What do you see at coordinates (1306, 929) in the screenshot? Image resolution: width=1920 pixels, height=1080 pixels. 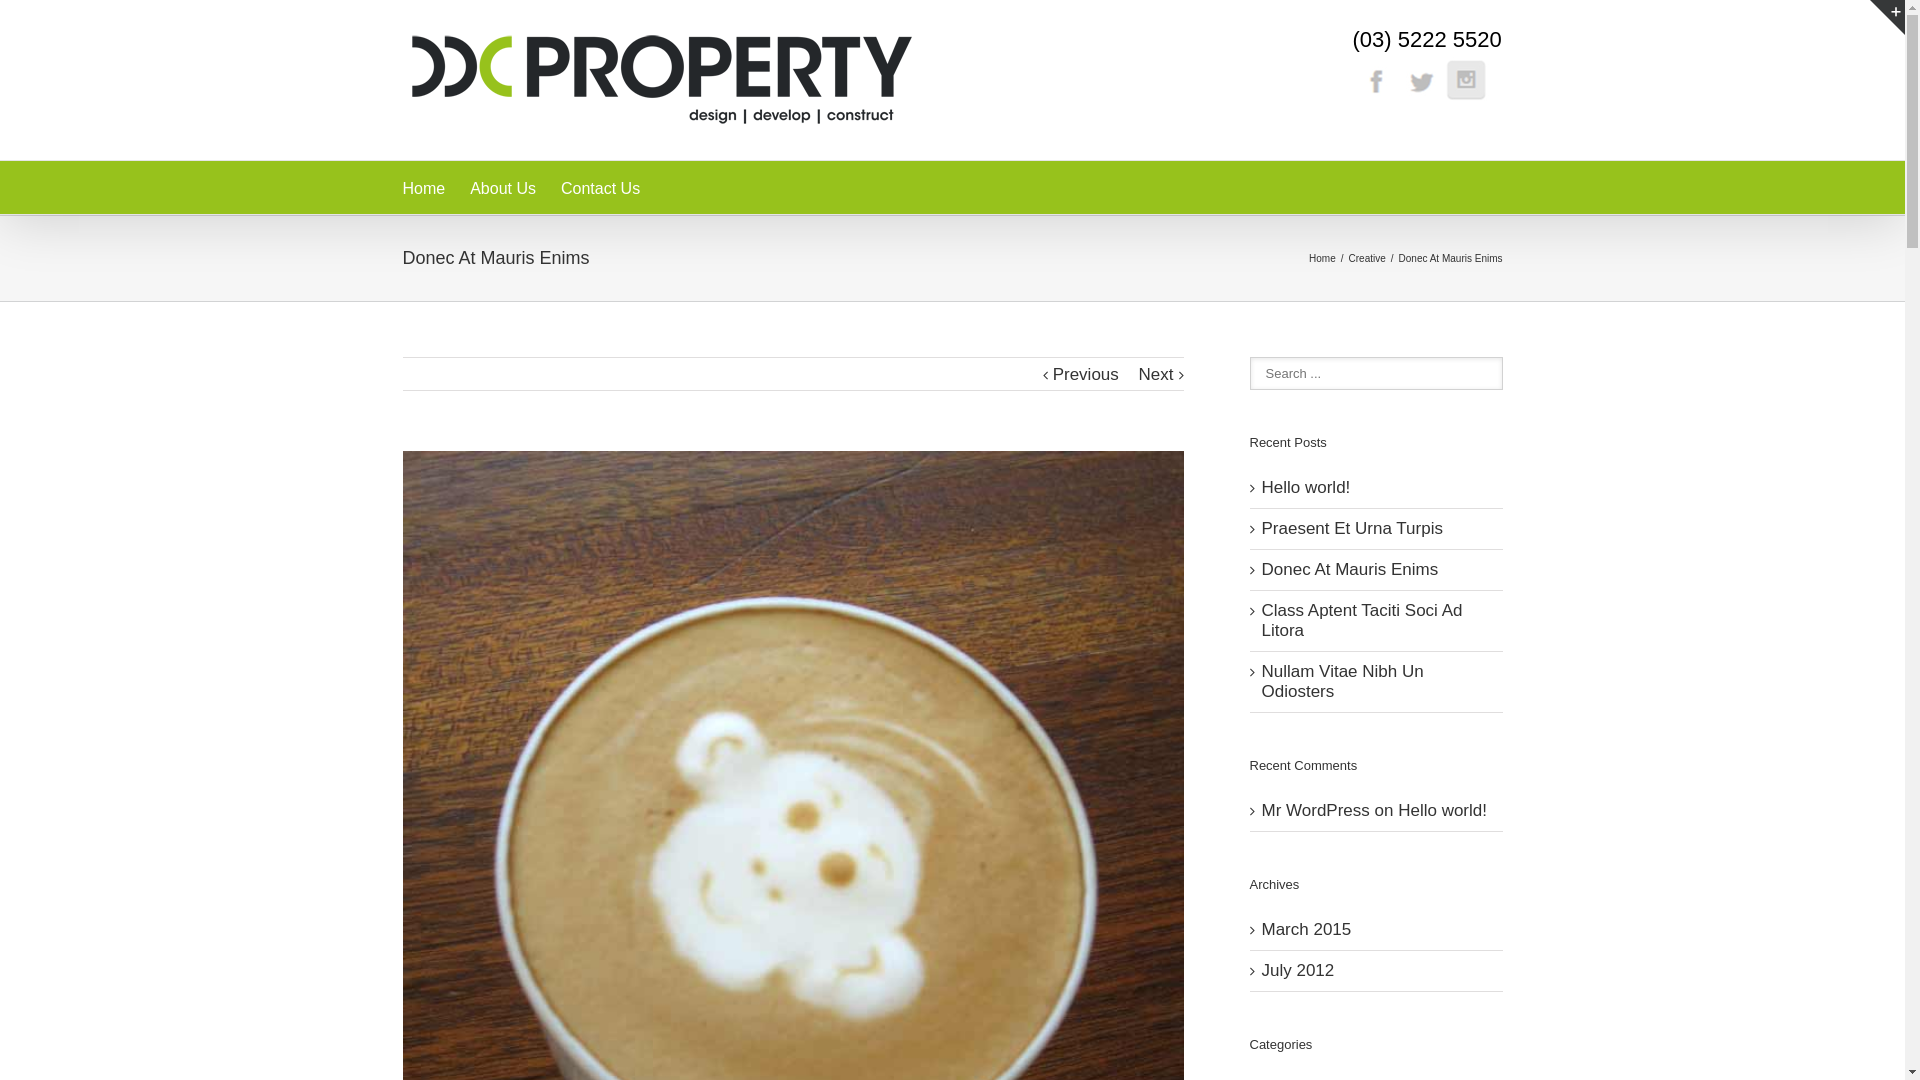 I see `'March 2015'` at bounding box center [1306, 929].